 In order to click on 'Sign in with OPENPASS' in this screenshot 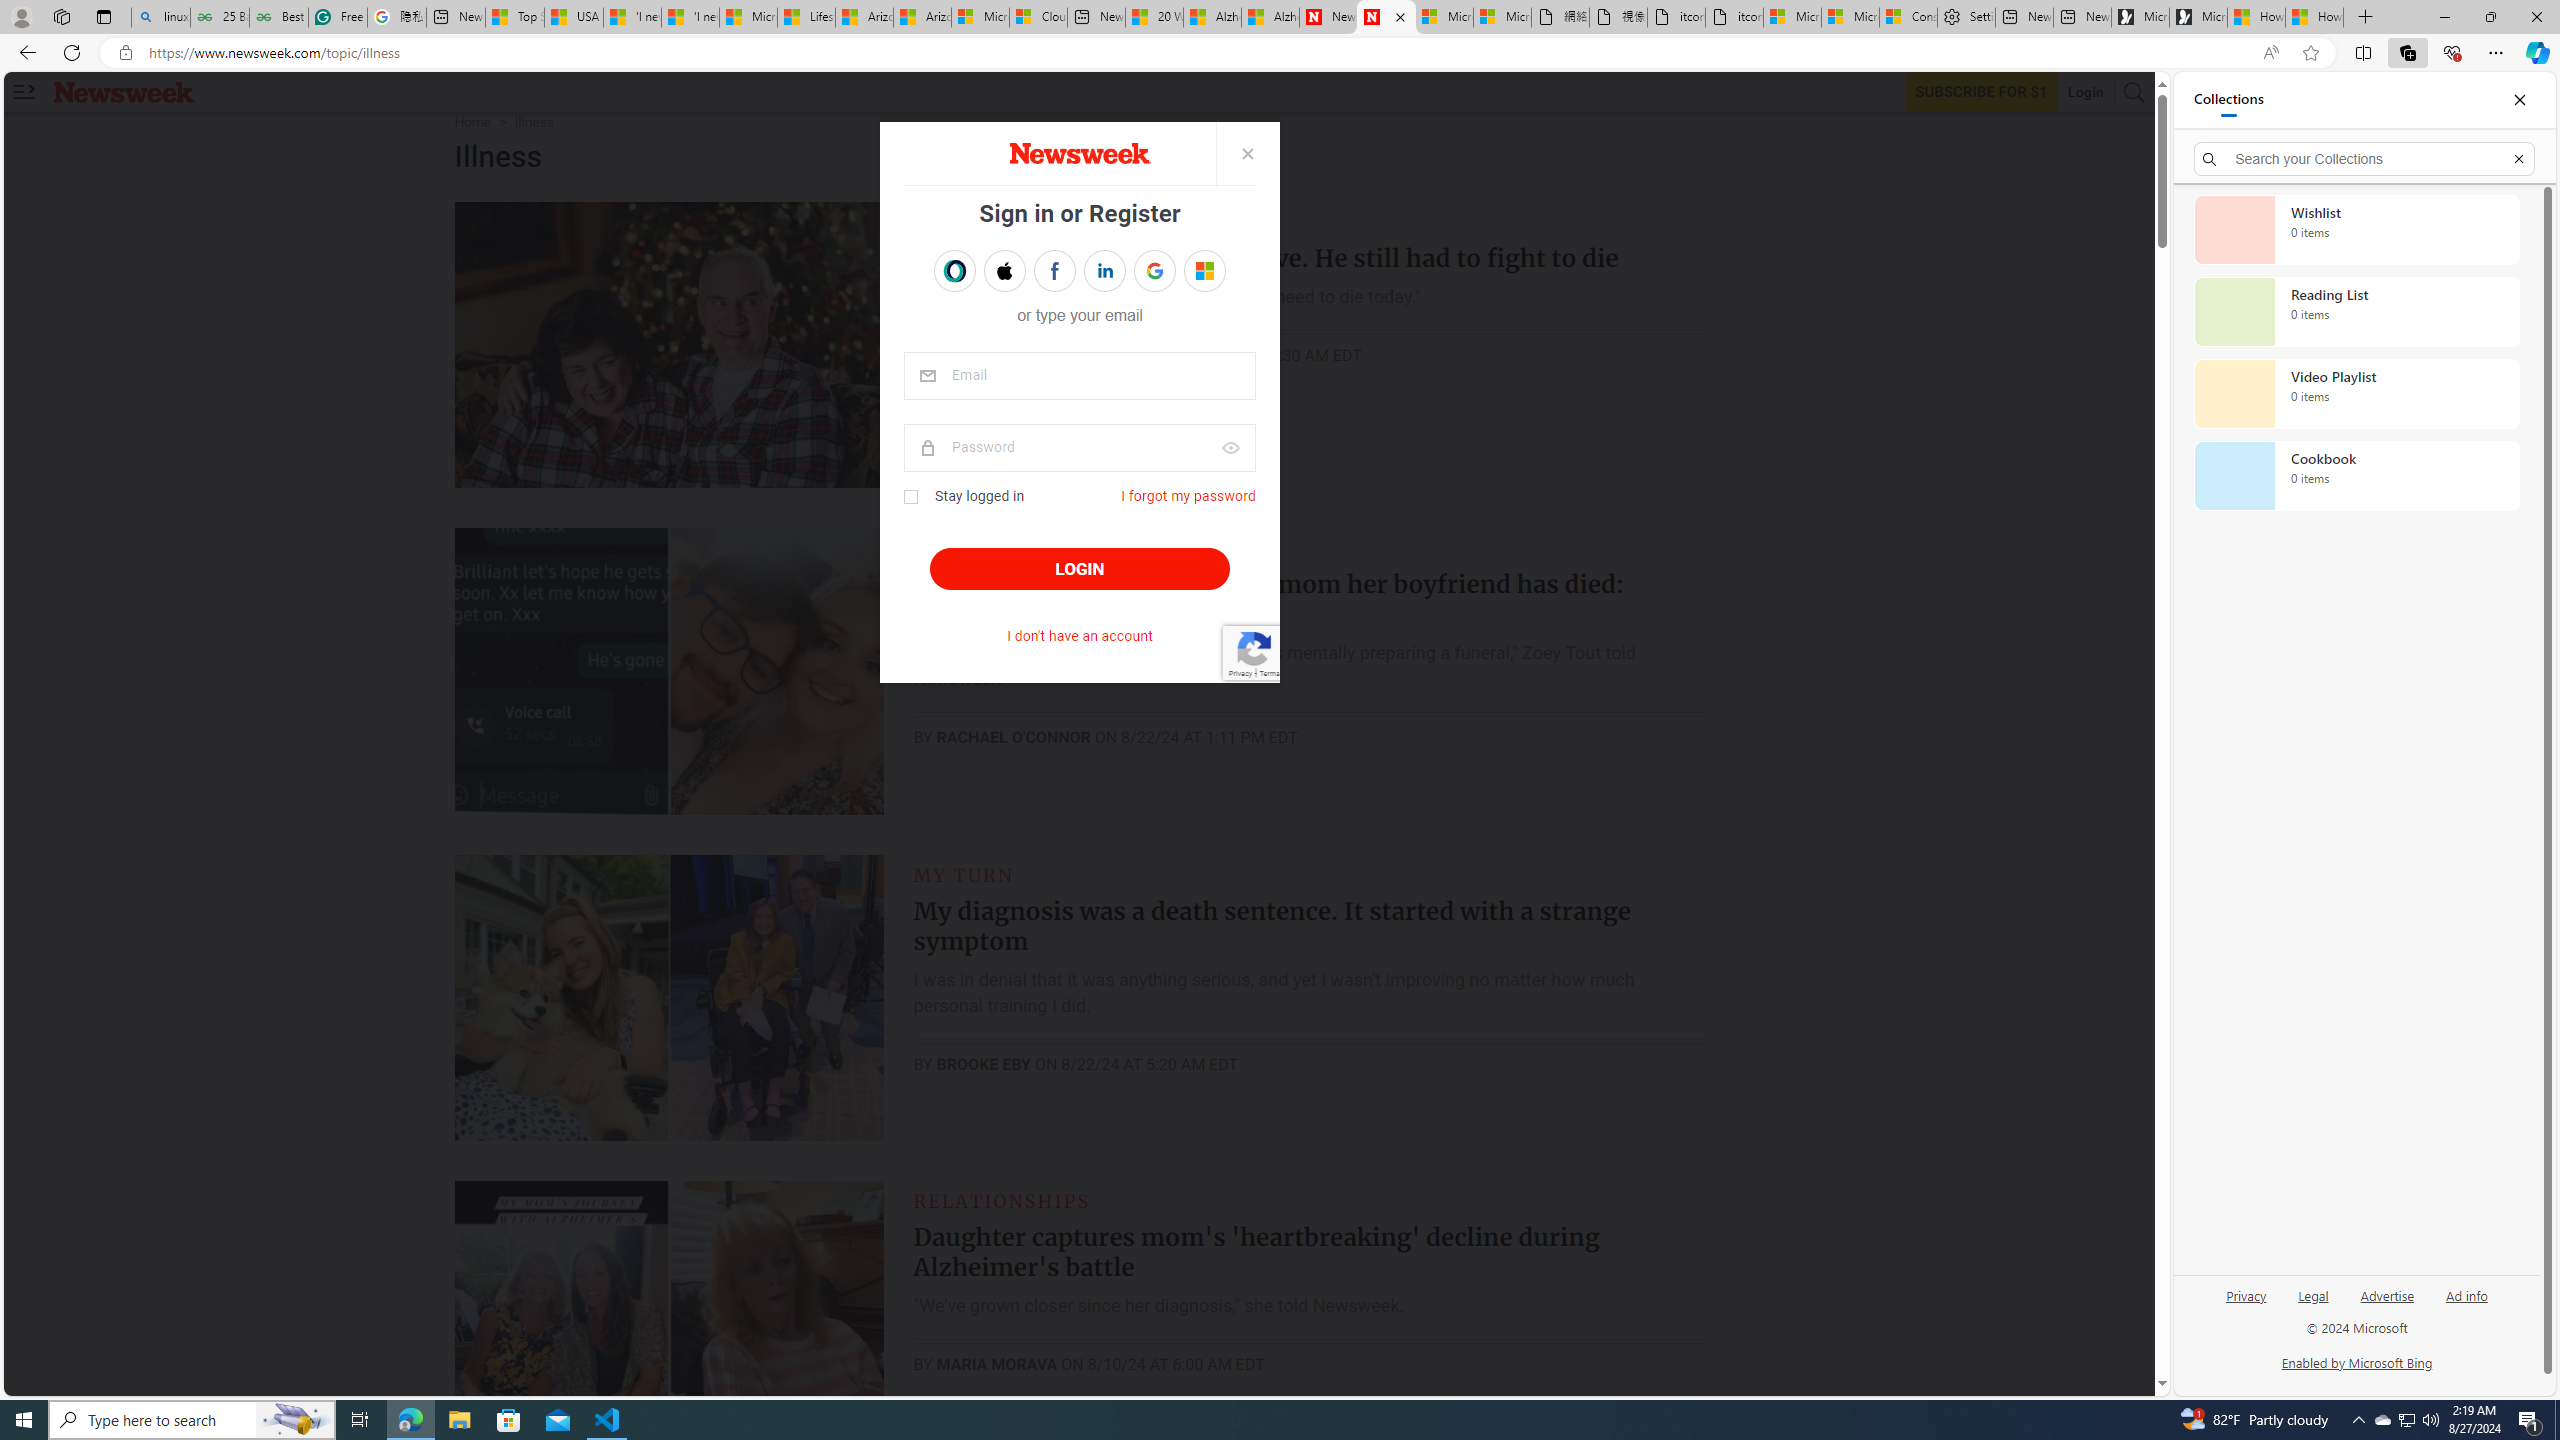, I will do `click(953, 271)`.